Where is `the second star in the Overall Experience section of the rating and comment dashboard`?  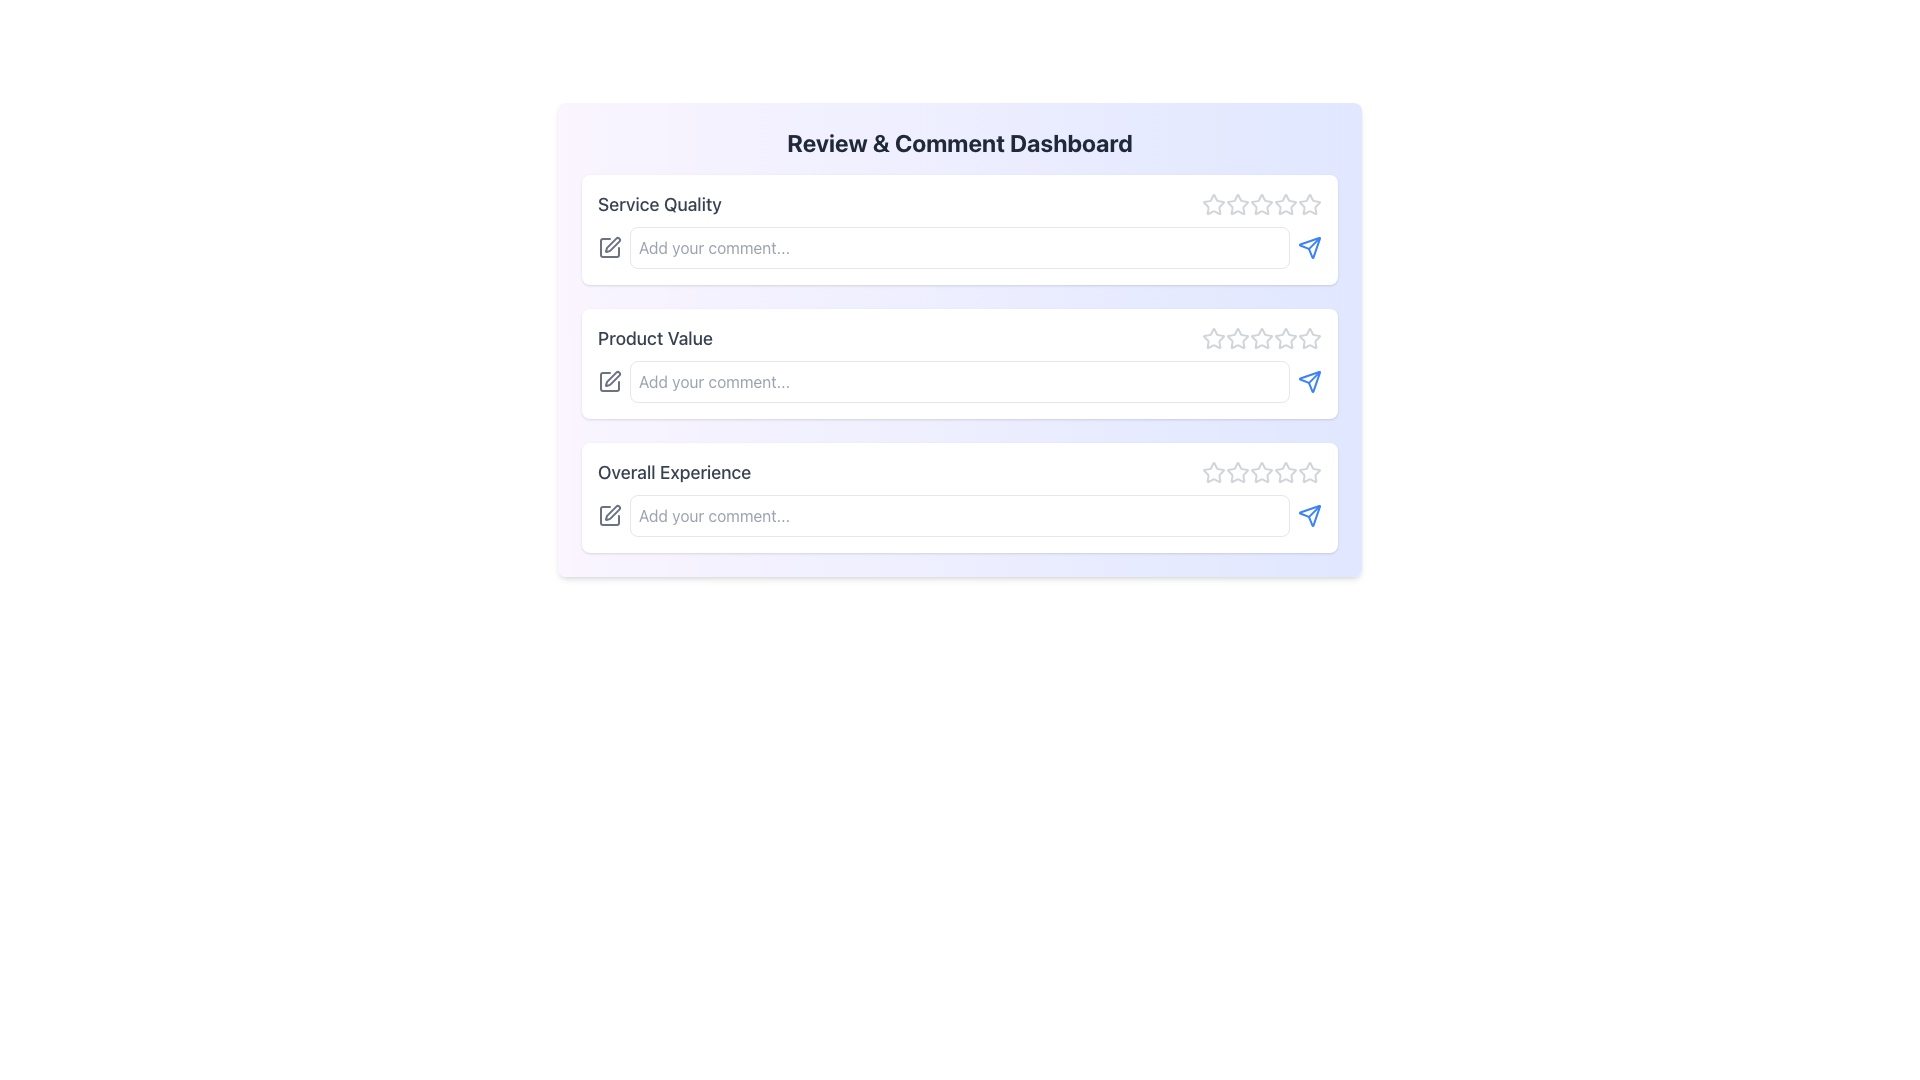
the second star in the Overall Experience section of the rating and comment dashboard is located at coordinates (1237, 472).